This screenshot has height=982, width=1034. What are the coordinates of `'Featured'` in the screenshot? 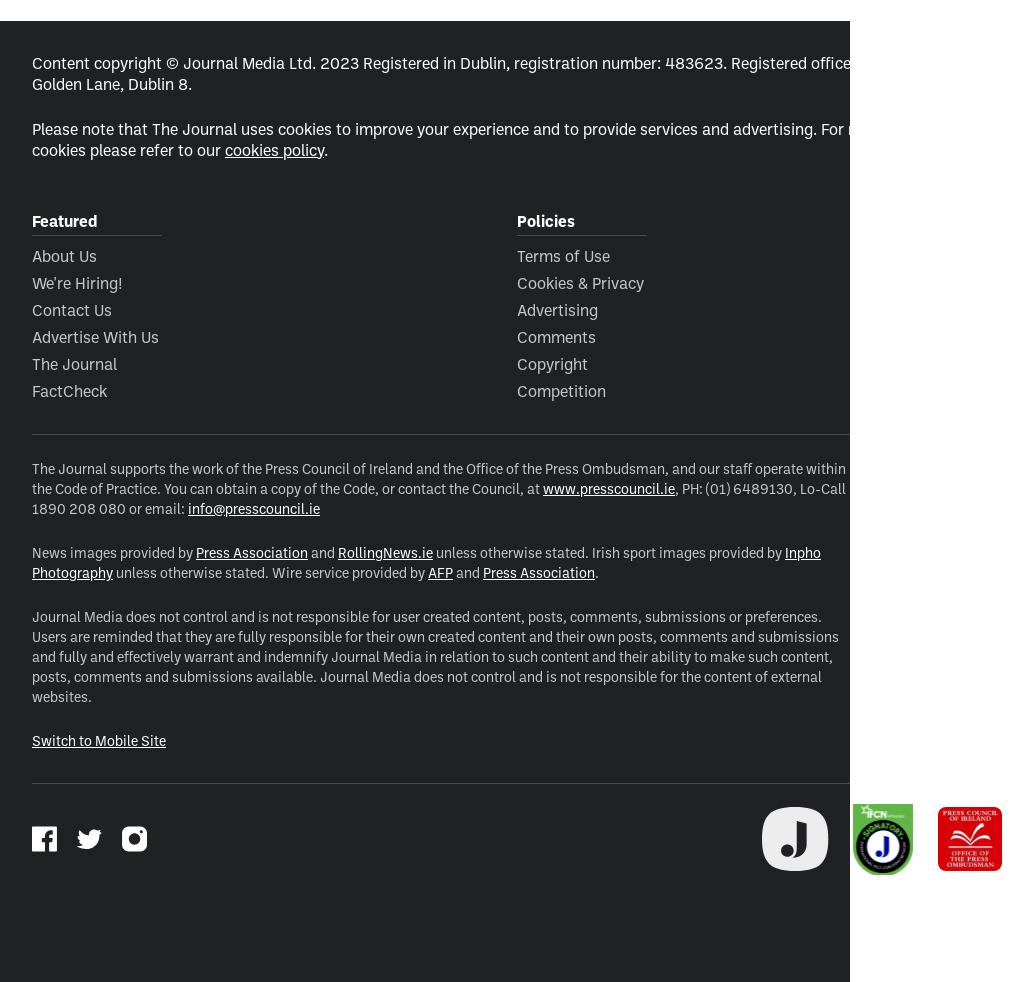 It's located at (31, 218).